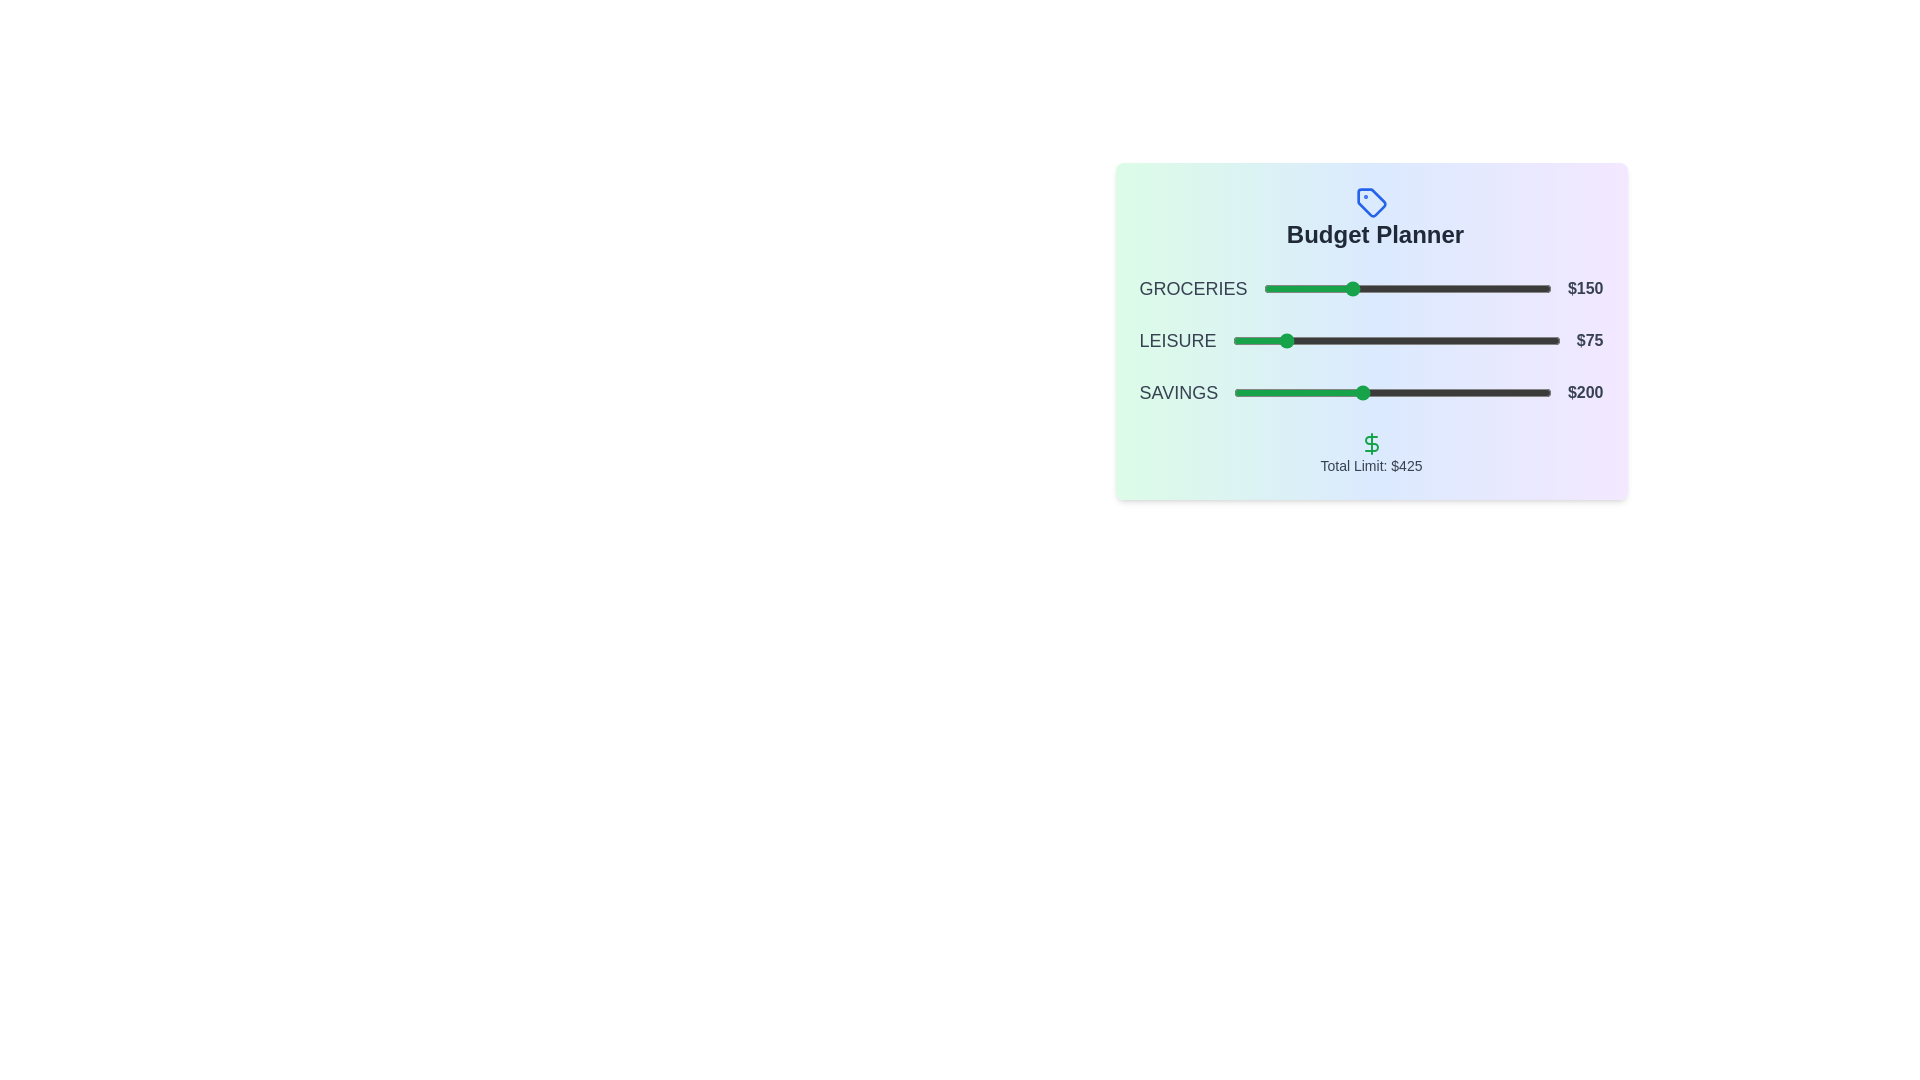 This screenshot has height=1080, width=1920. Describe the element at coordinates (1286, 289) in the screenshot. I see `the slider for 0 to 40` at that location.